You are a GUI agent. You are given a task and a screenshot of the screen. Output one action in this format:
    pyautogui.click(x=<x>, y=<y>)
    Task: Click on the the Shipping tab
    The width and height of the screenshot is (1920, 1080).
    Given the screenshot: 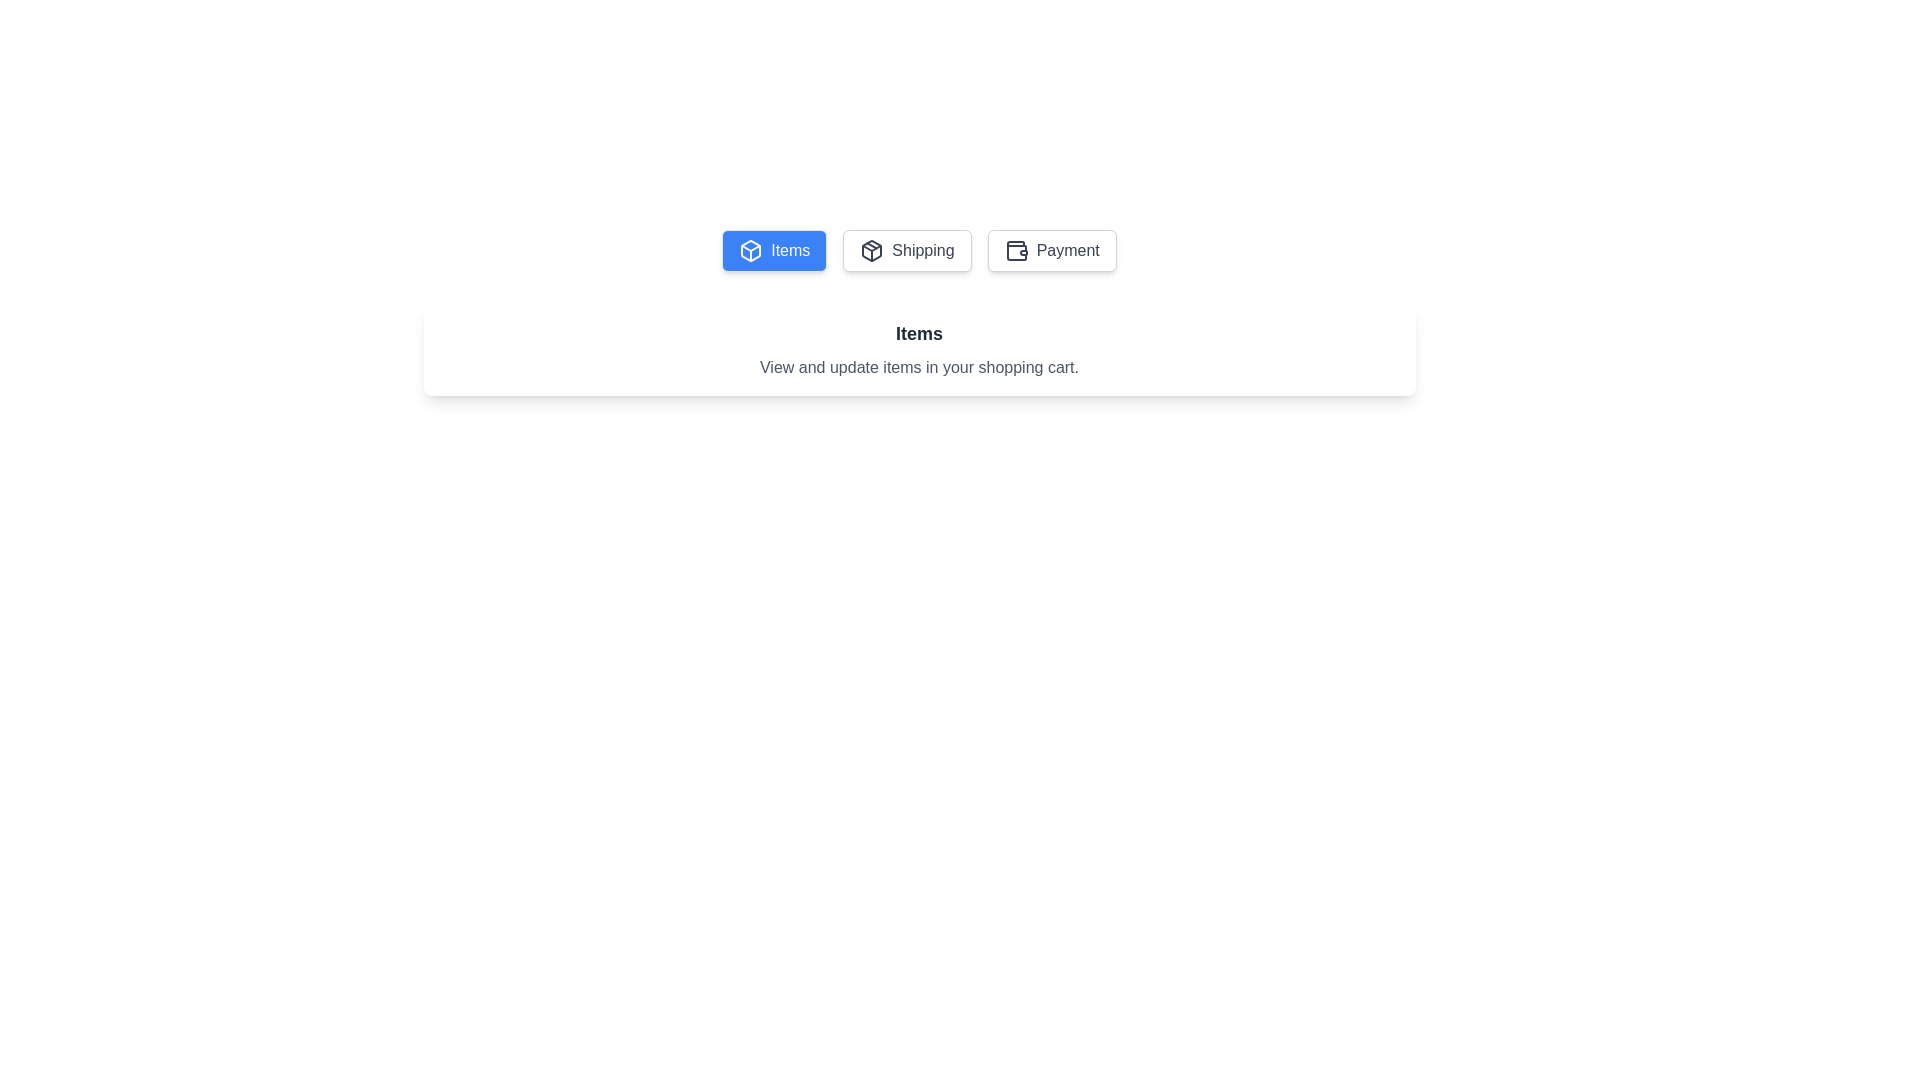 What is the action you would take?
    pyautogui.click(x=906, y=249)
    